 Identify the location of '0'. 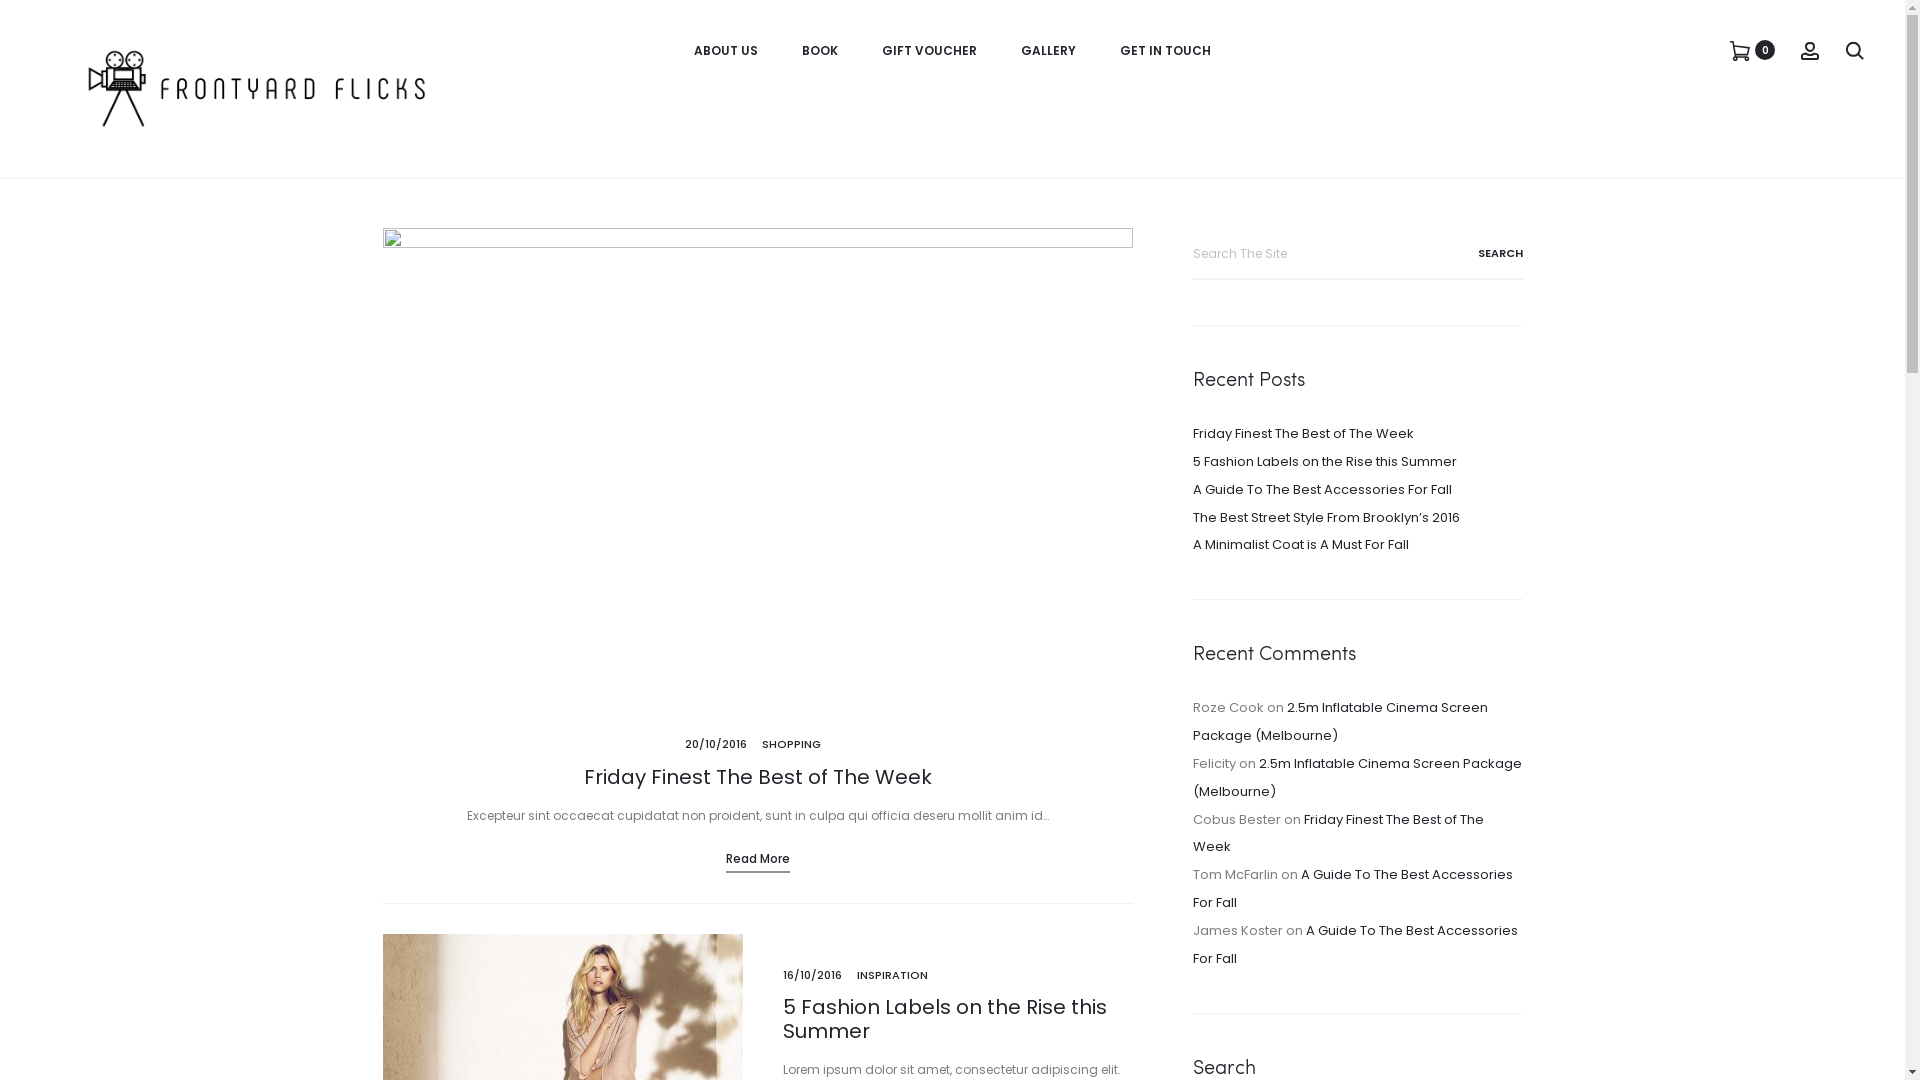
(1738, 49).